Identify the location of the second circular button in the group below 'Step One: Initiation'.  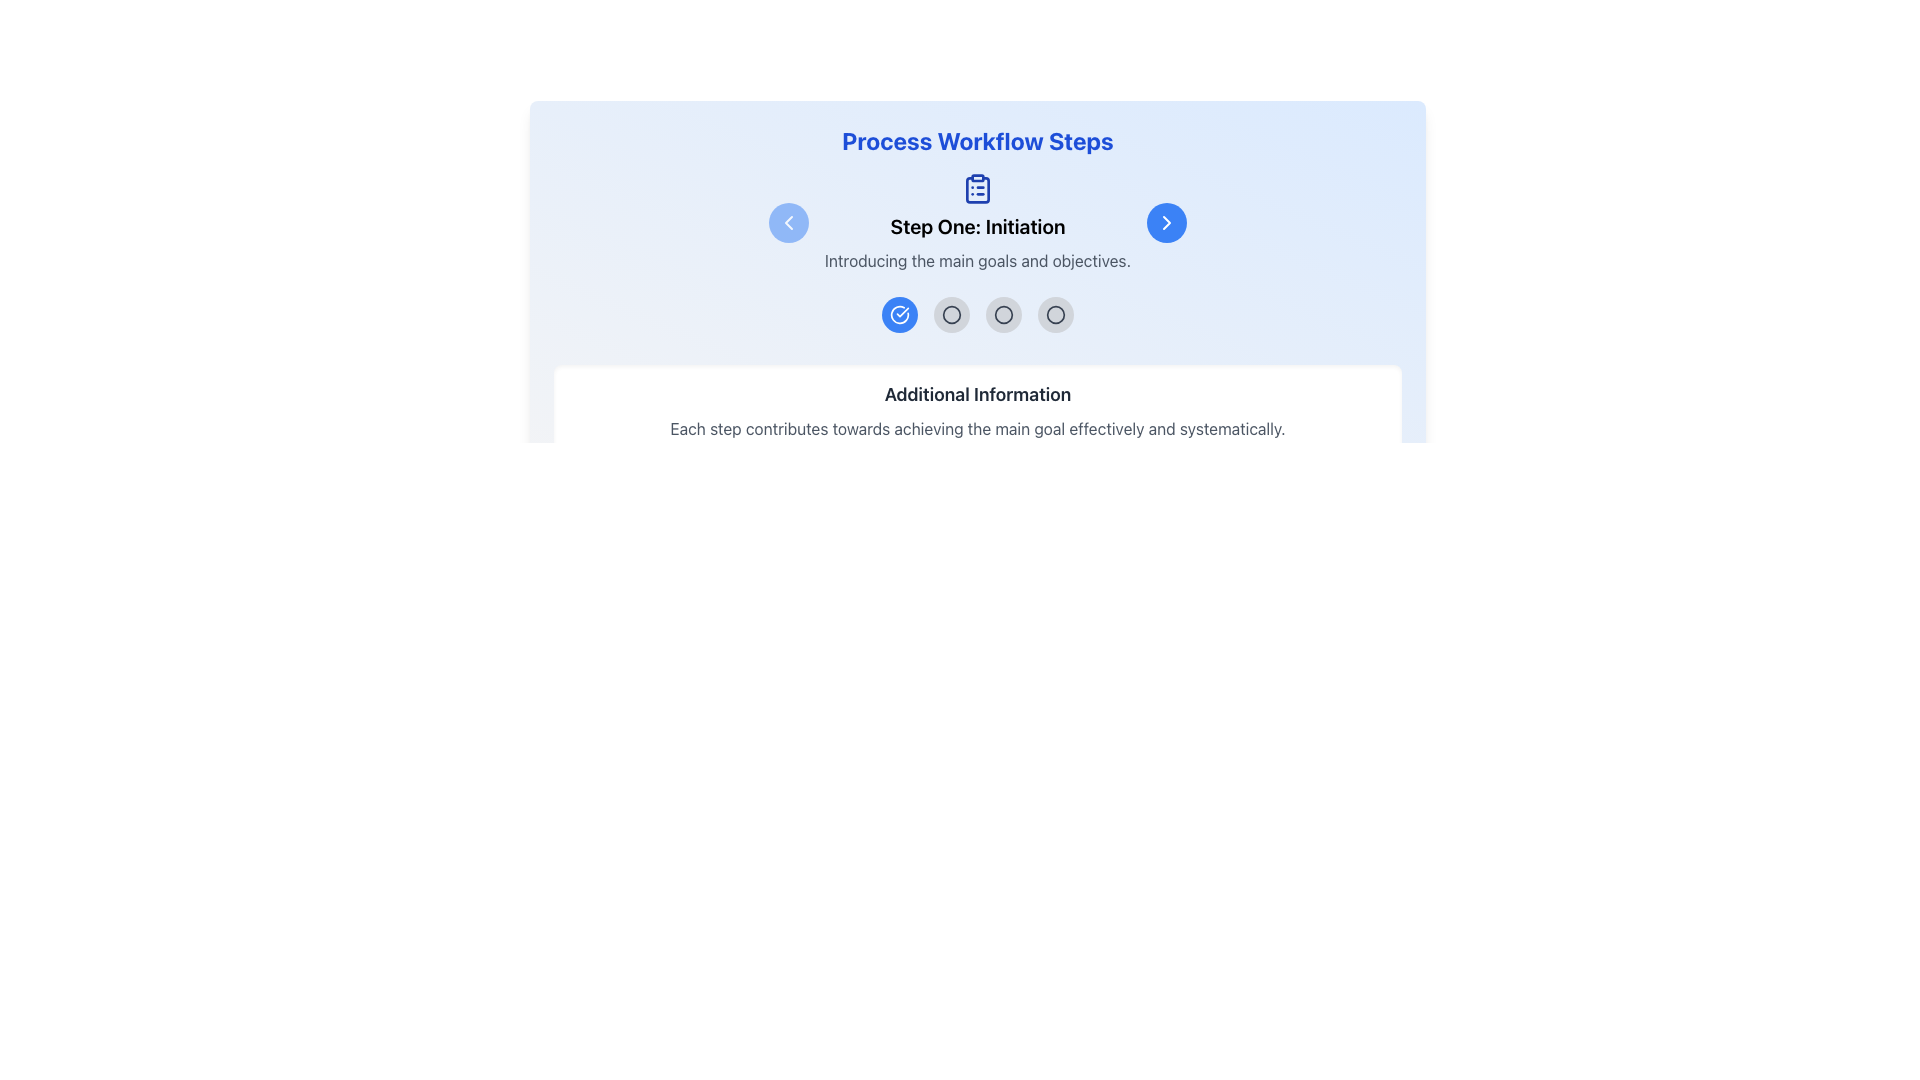
(950, 315).